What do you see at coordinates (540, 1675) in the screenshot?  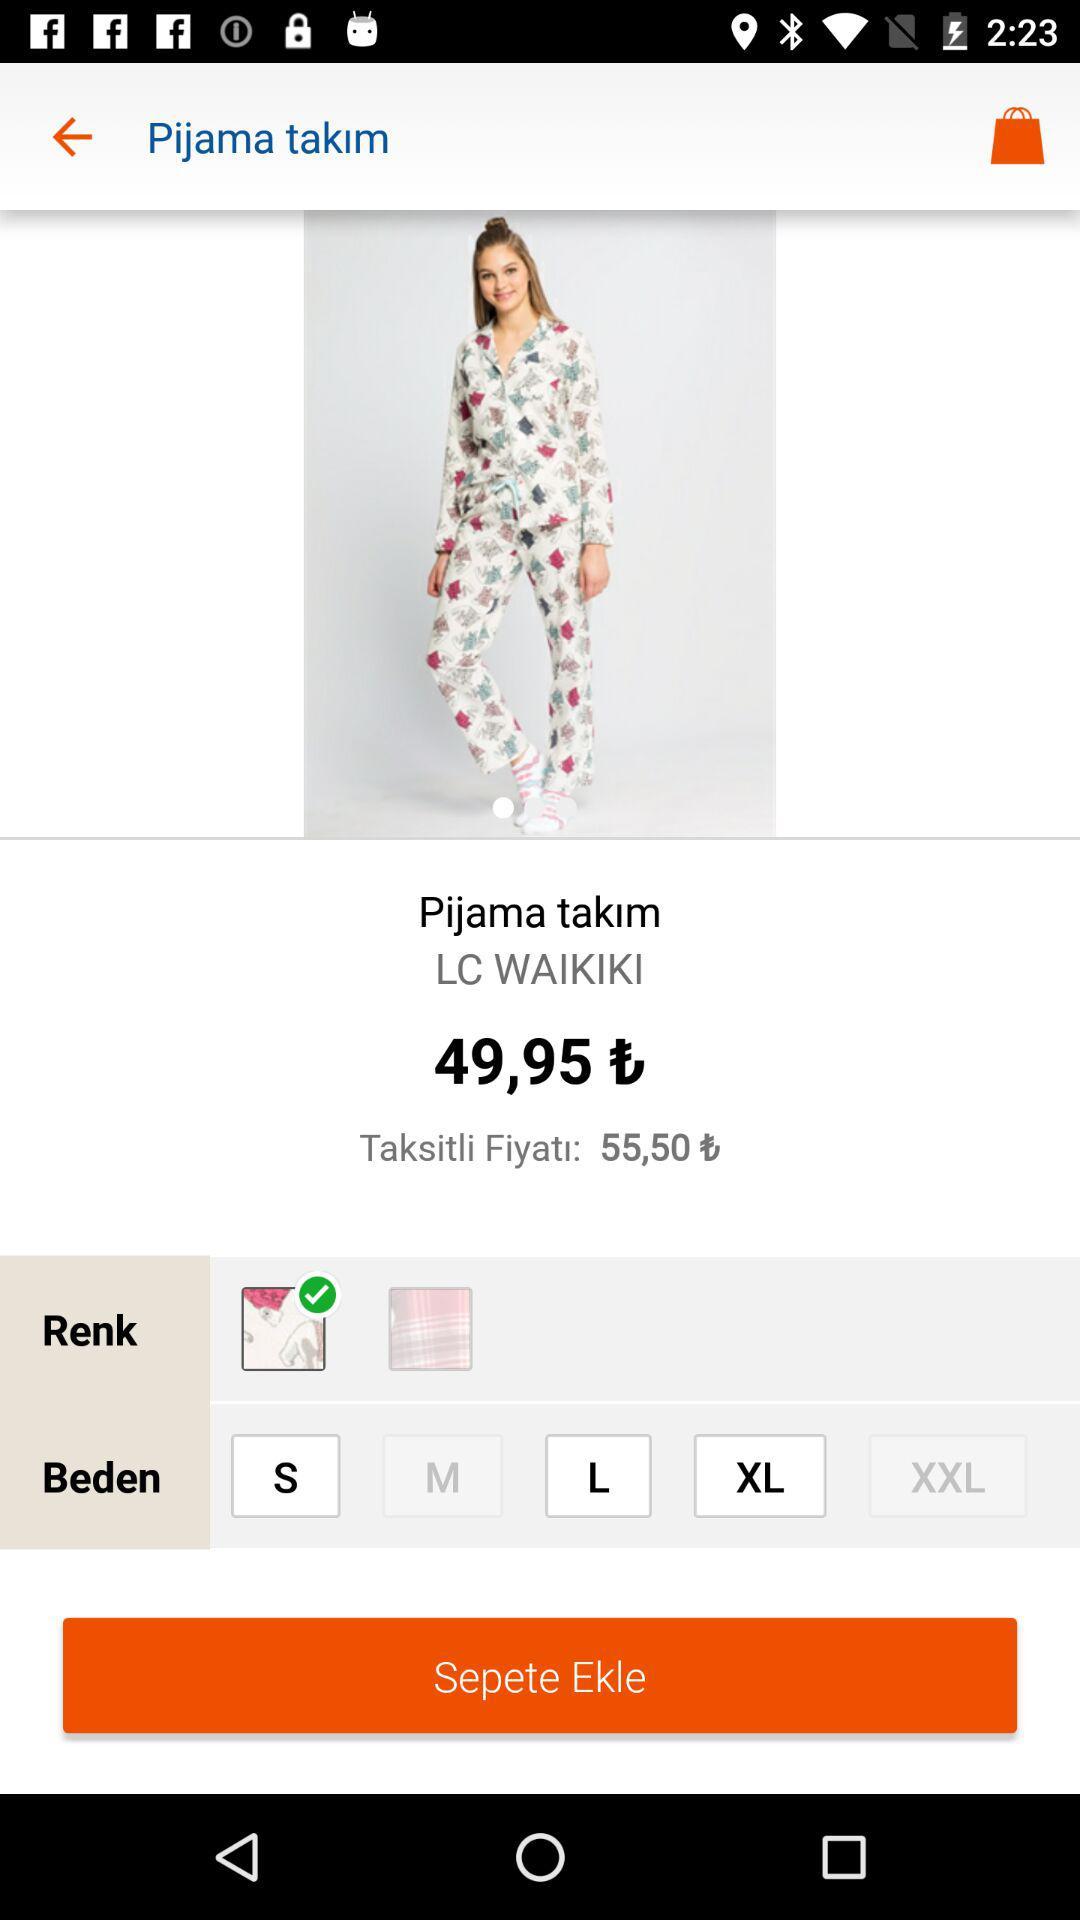 I see `the icon below the beden icon` at bounding box center [540, 1675].